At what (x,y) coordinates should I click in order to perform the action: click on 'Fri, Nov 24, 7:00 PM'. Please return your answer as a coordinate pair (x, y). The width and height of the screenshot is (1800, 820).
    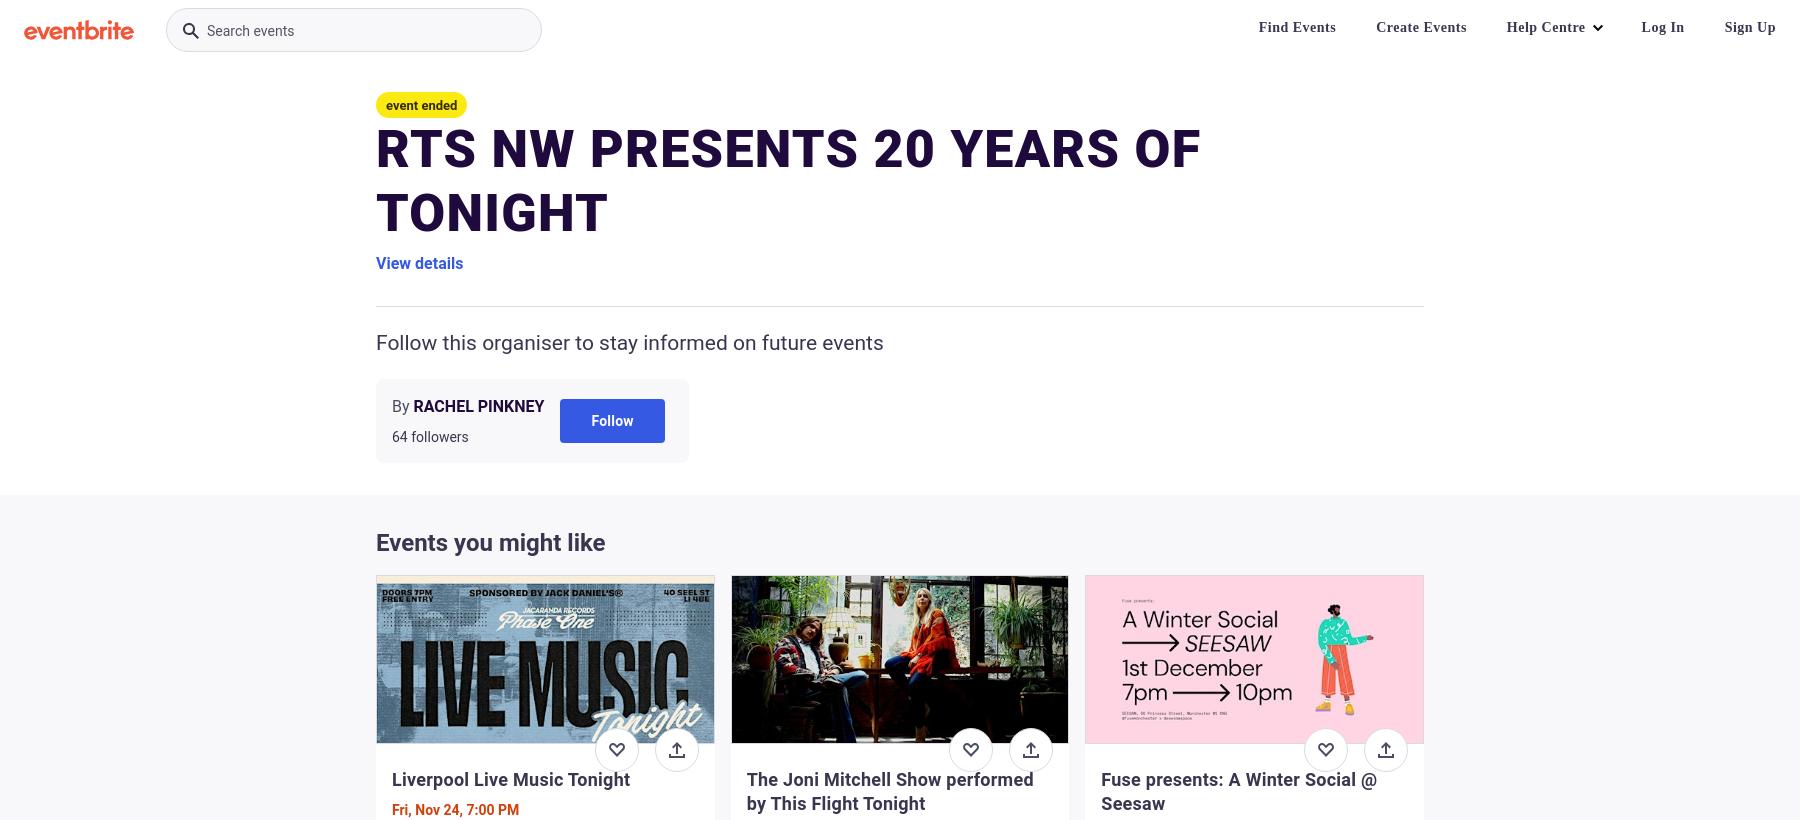
    Looking at the image, I should click on (454, 809).